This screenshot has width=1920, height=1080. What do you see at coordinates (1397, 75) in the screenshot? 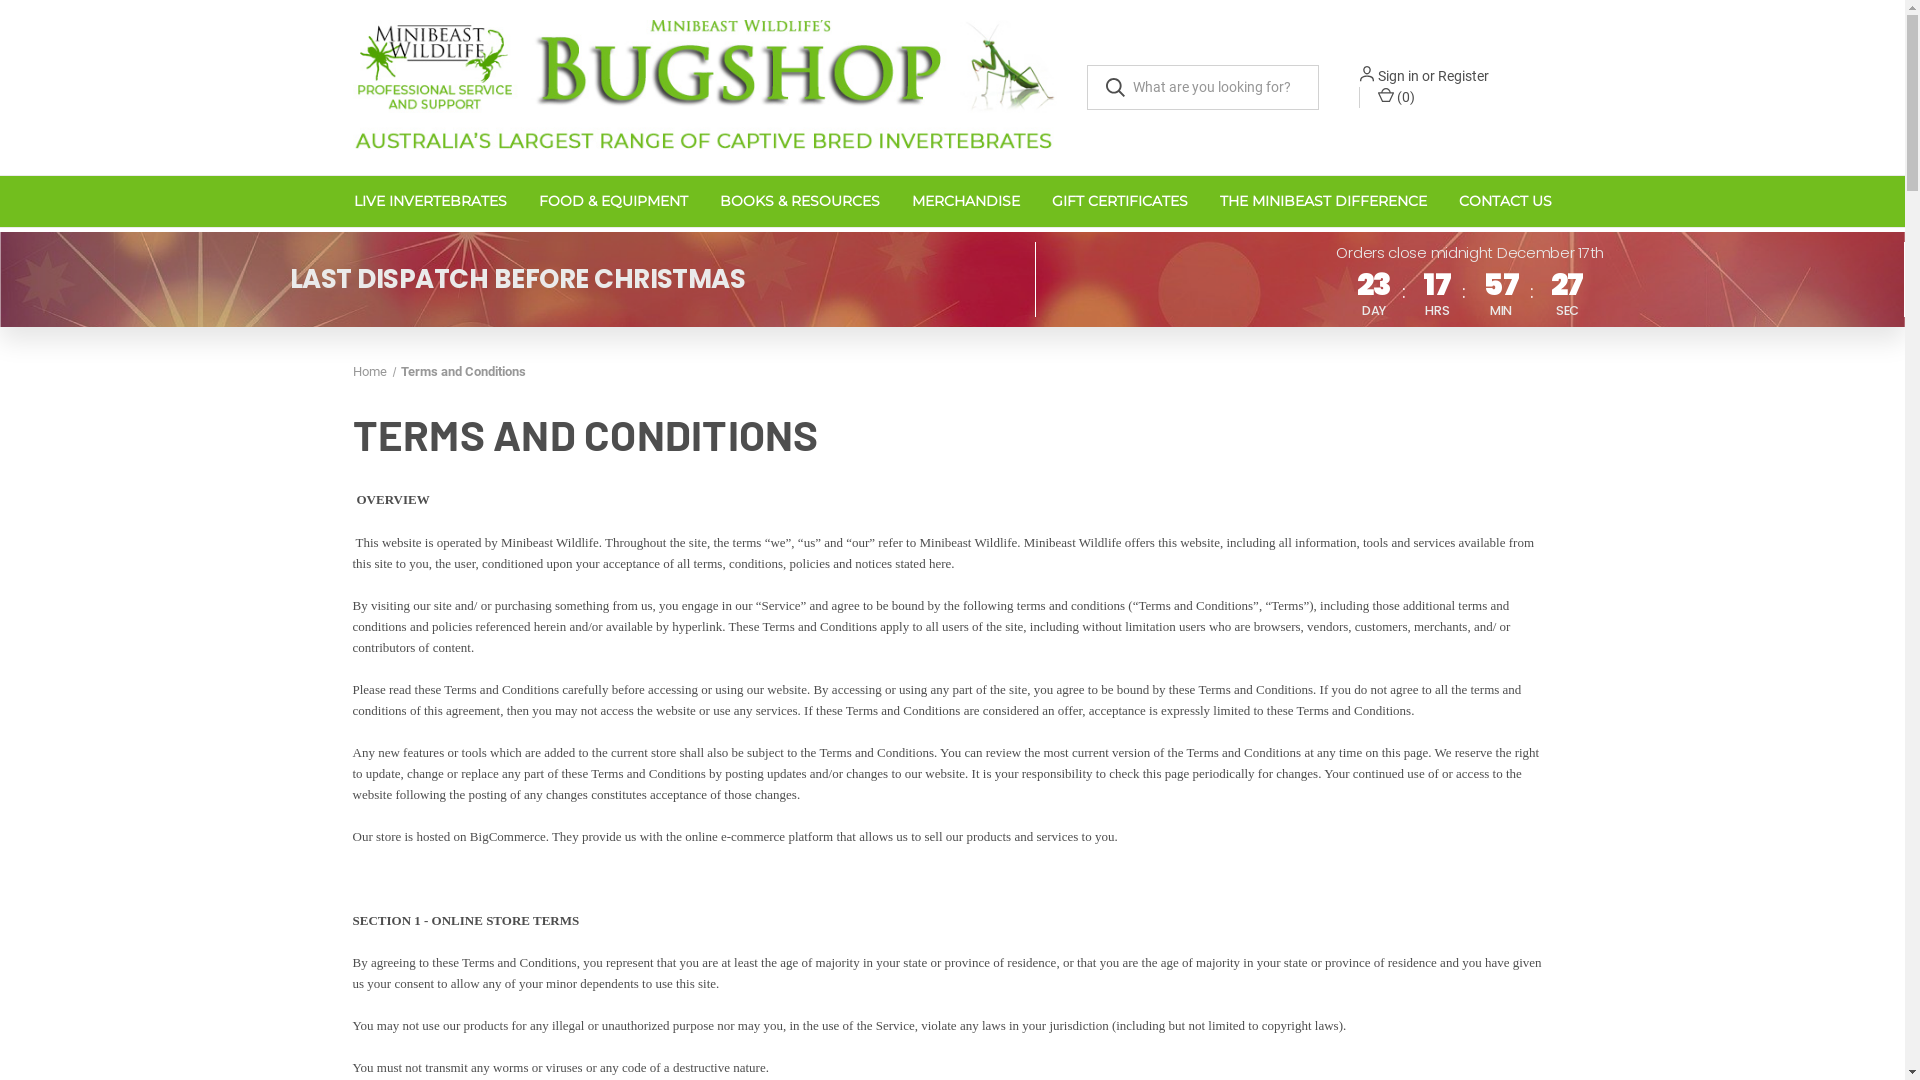
I see `'Sign in'` at bounding box center [1397, 75].